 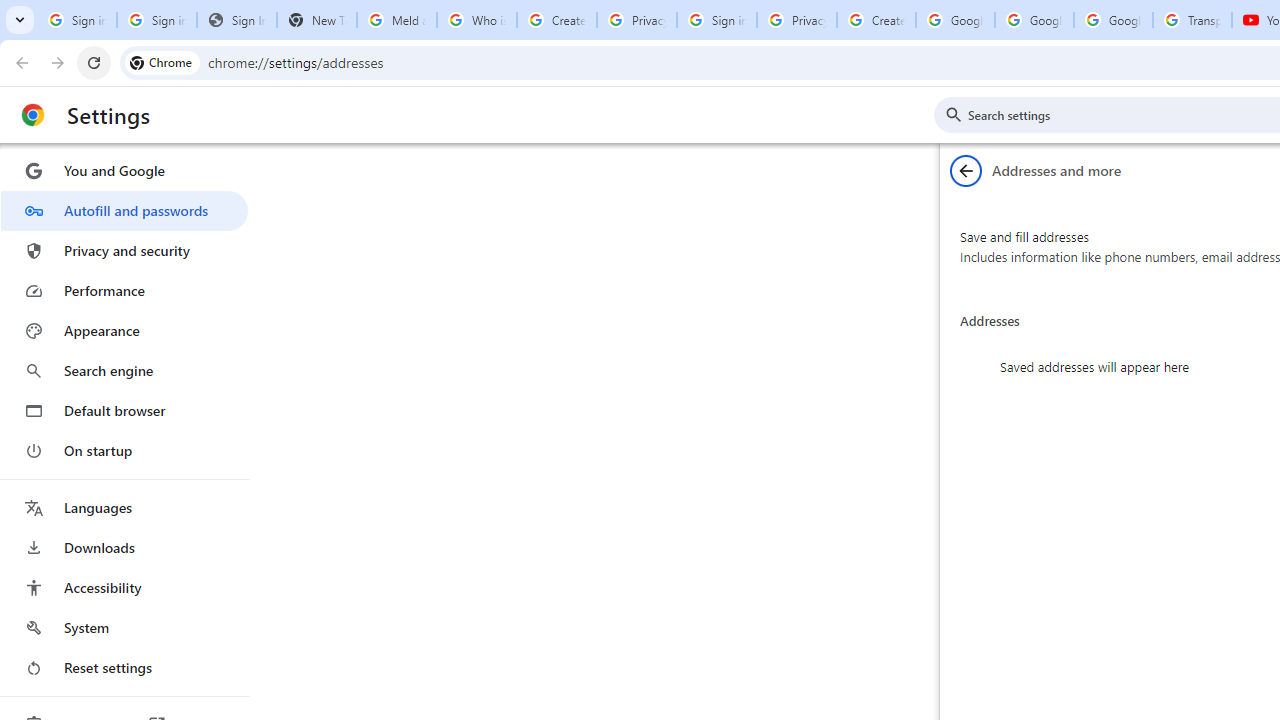 What do you see at coordinates (475, 20) in the screenshot?
I see `'Who is my administrator? - Google Account Help'` at bounding box center [475, 20].